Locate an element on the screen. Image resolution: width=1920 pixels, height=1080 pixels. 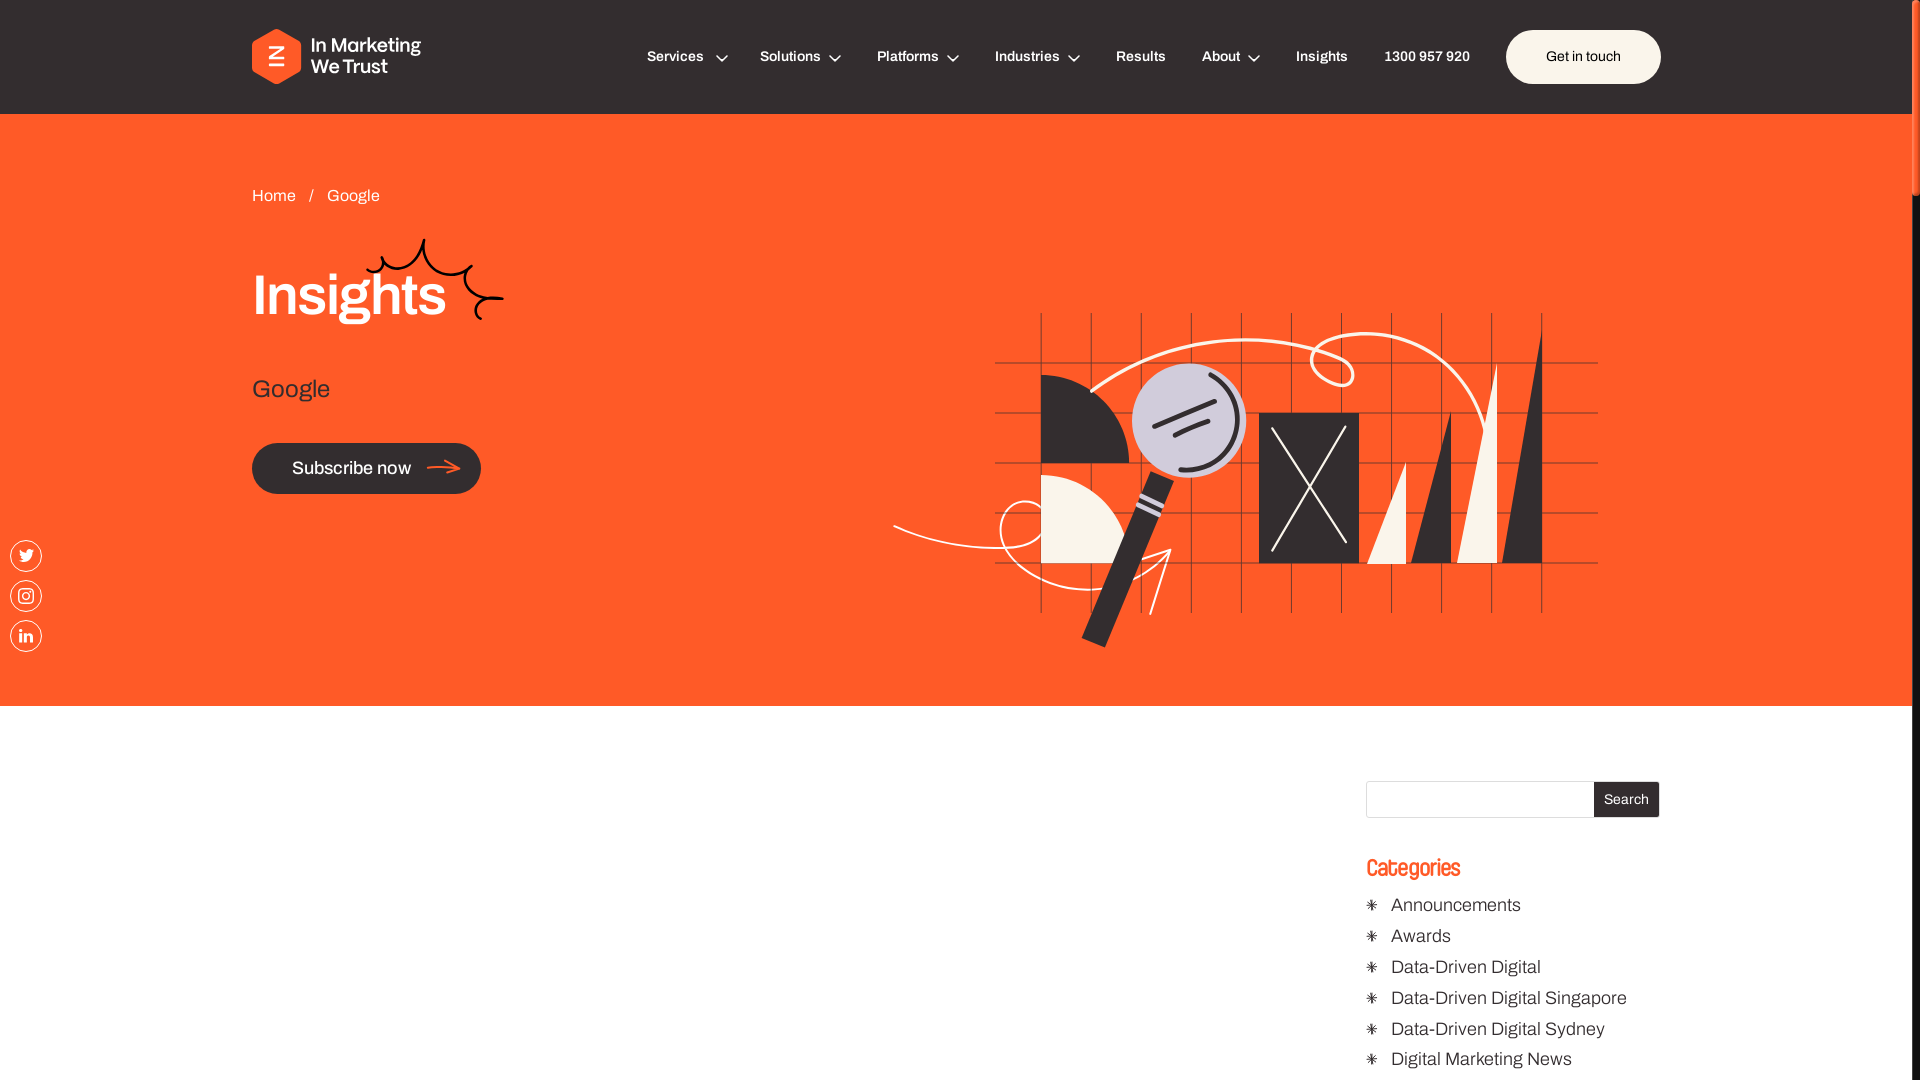
'Solutions' is located at coordinates (758, 56).